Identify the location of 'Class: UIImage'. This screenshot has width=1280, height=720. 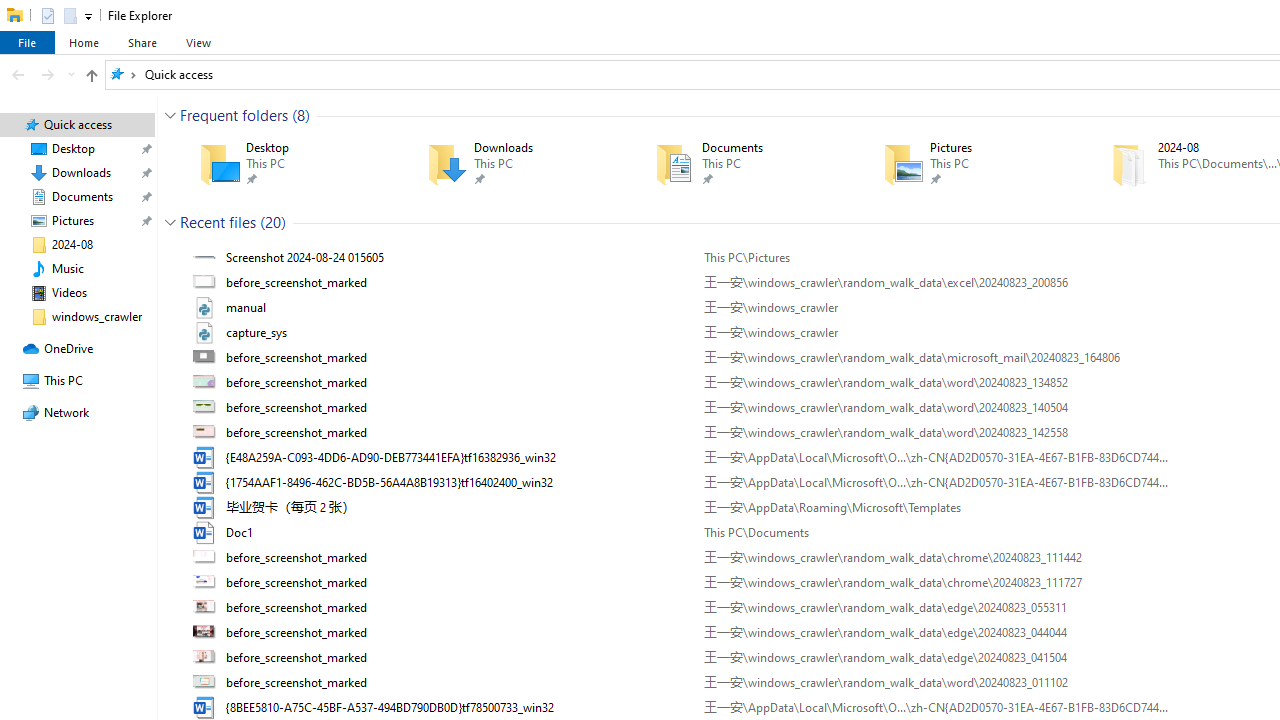
(206, 682).